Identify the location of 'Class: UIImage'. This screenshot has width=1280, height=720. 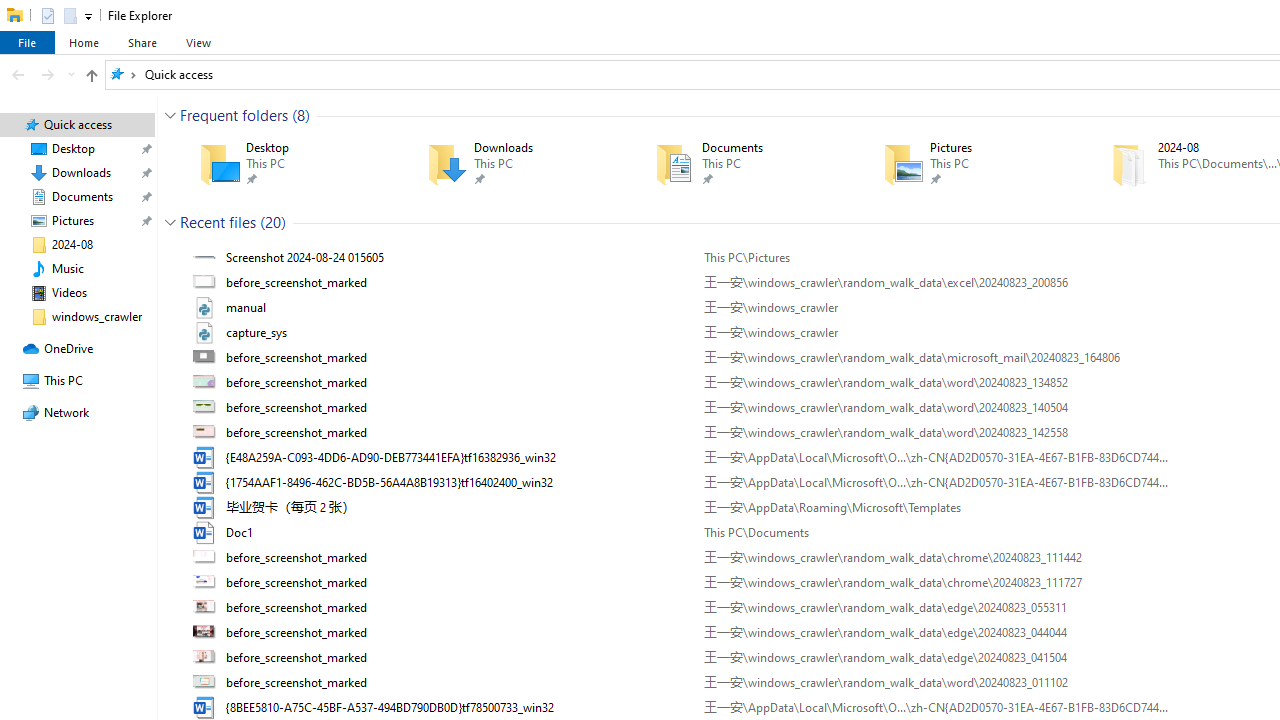
(206, 682).